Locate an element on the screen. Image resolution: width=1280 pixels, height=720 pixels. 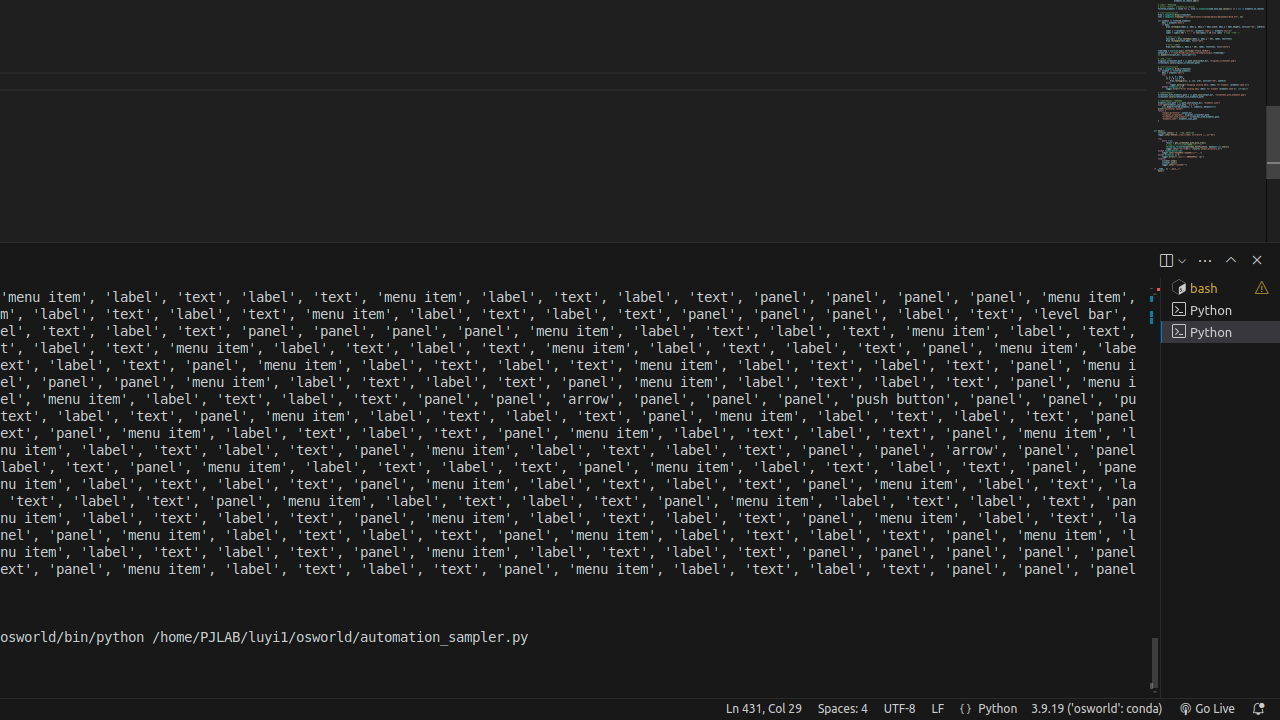
'3.9.19 (' is located at coordinates (1095, 707).